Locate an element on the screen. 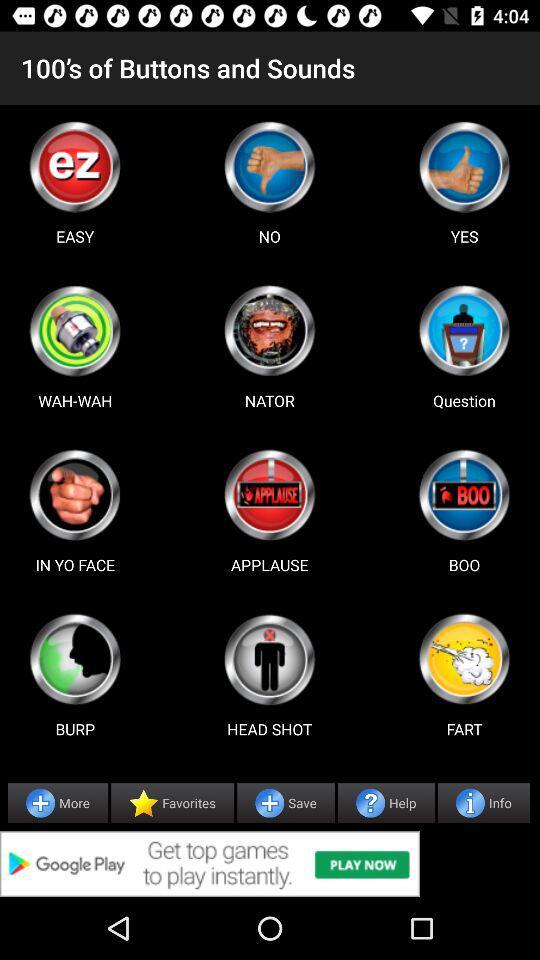 This screenshot has height=960, width=540. use question button is located at coordinates (464, 330).